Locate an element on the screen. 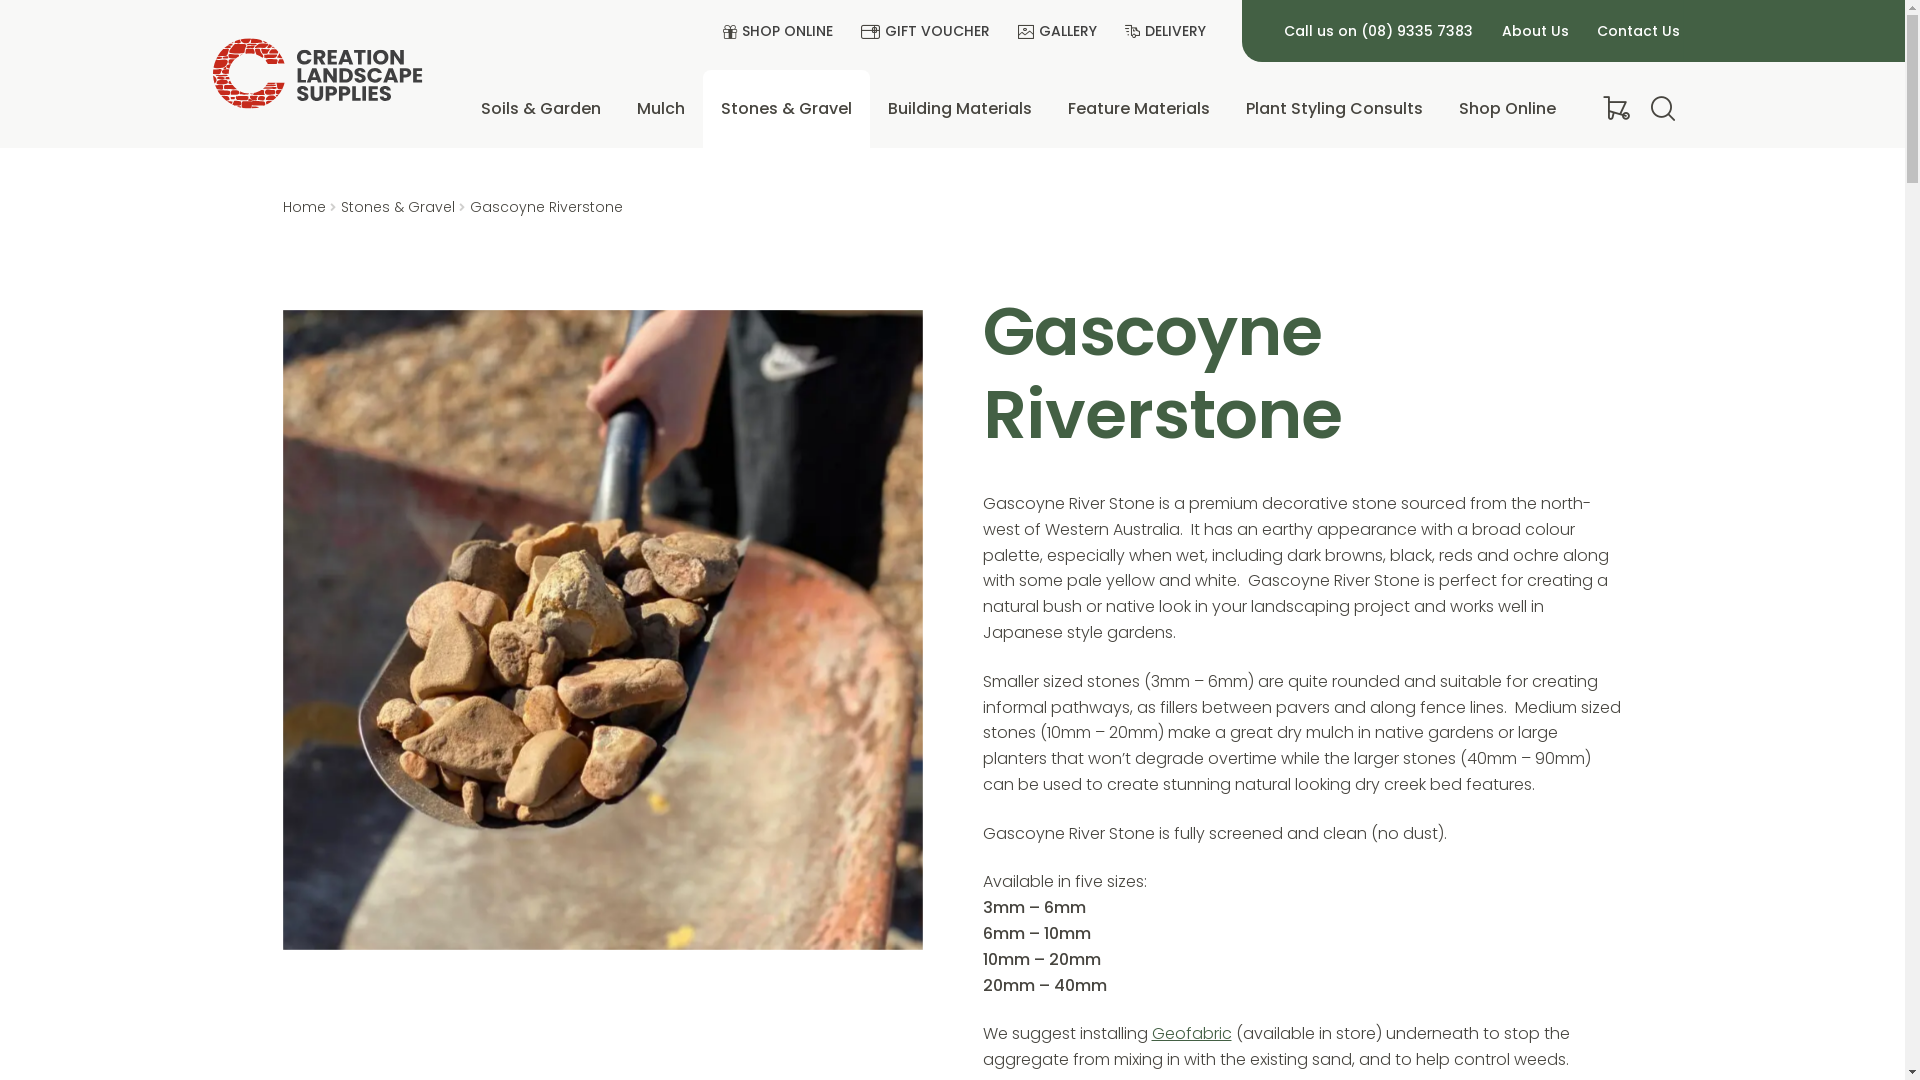  'DELIVERY' is located at coordinates (1117, 31).